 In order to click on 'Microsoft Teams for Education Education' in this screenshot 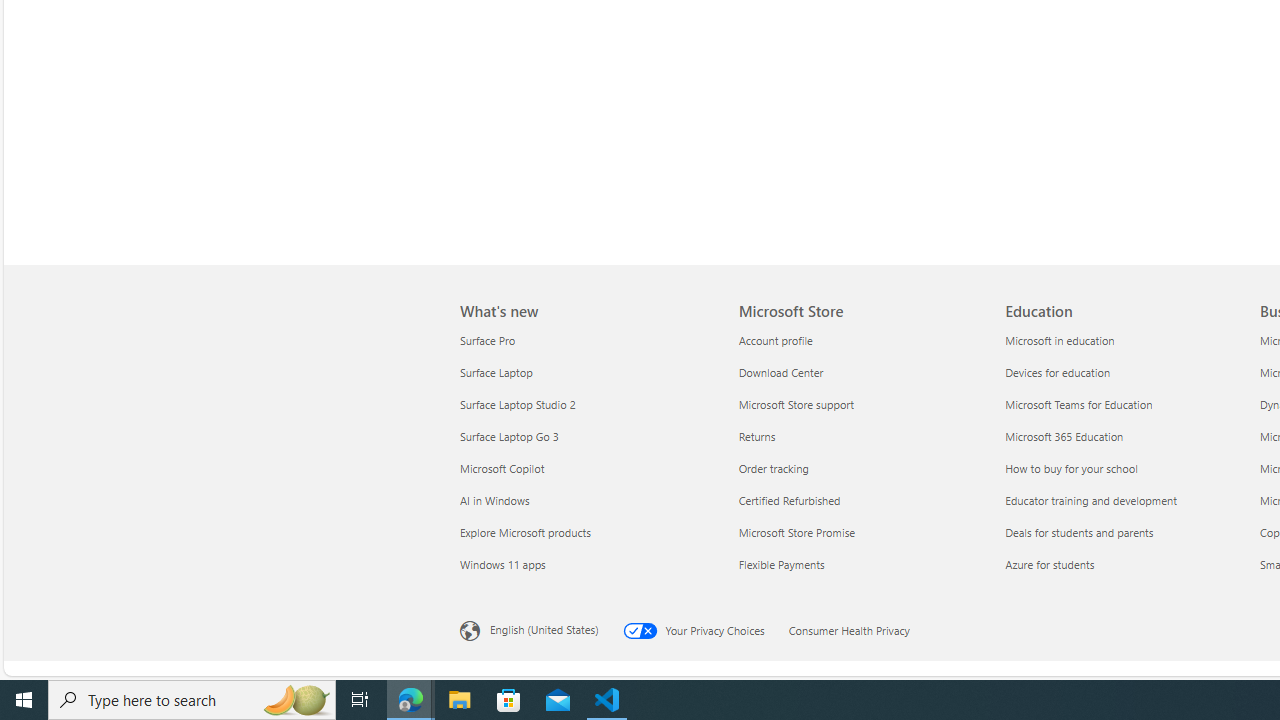, I will do `click(1078, 403)`.